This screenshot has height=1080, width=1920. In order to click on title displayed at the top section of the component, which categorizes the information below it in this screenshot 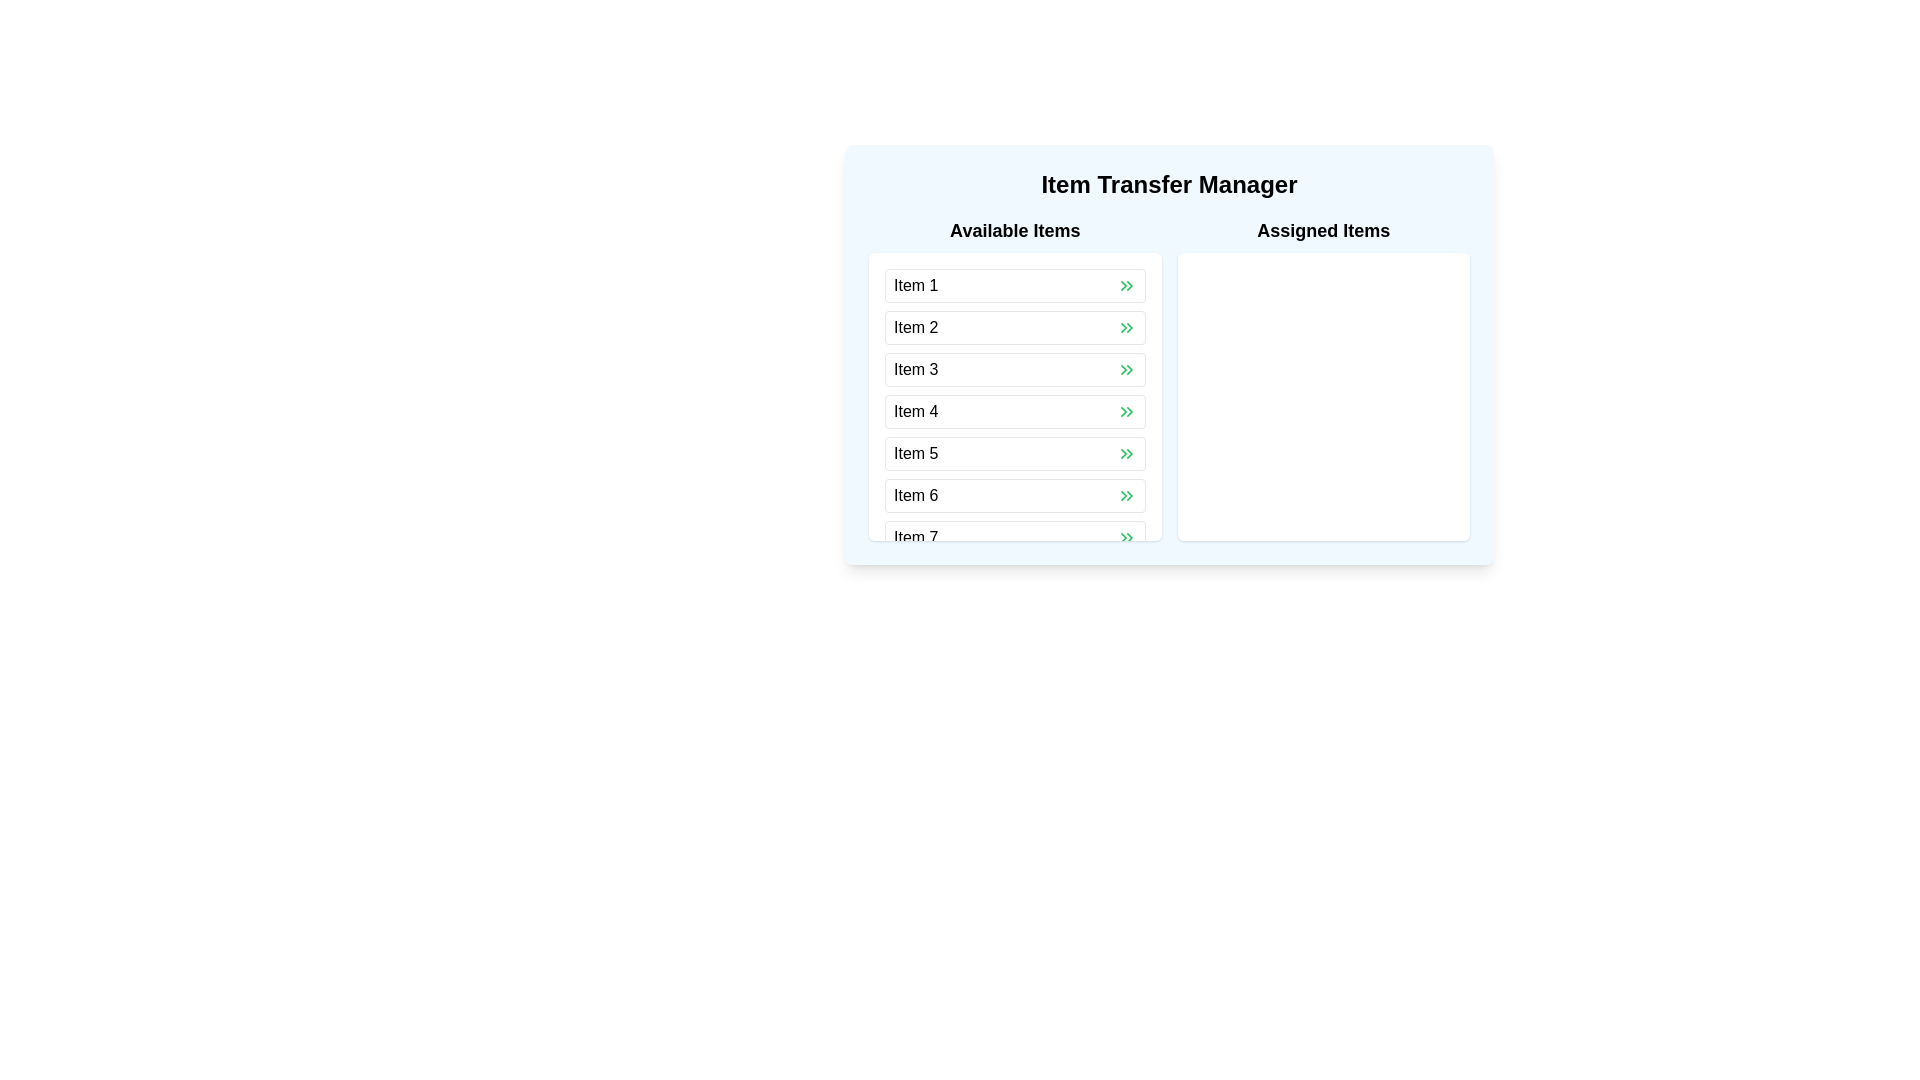, I will do `click(1169, 185)`.